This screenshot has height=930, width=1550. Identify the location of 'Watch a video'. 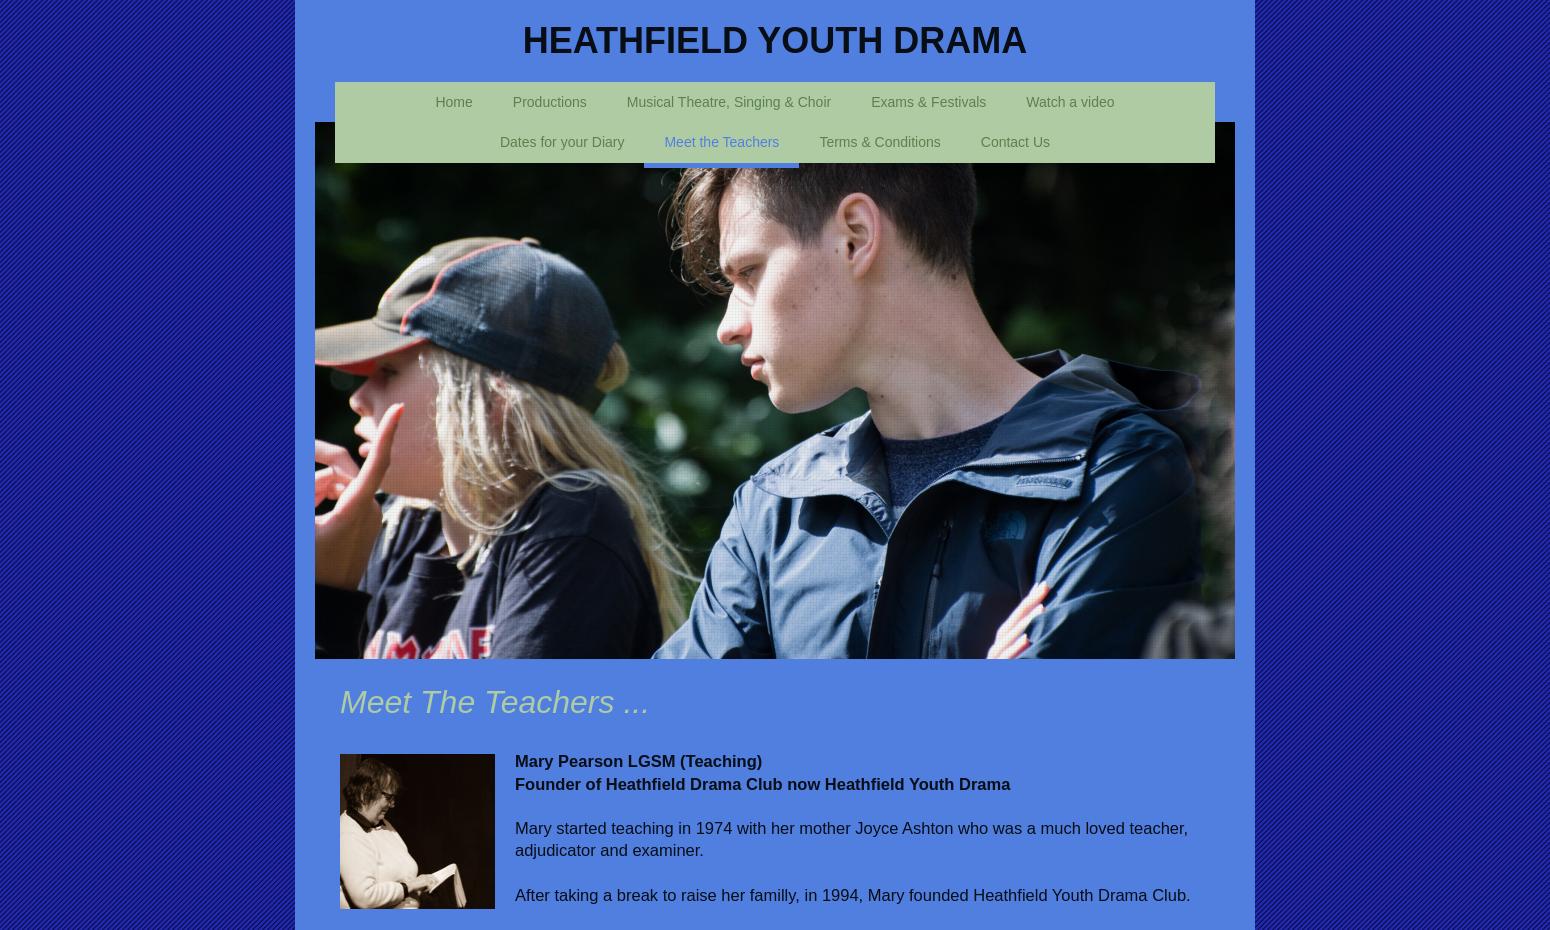
(1069, 100).